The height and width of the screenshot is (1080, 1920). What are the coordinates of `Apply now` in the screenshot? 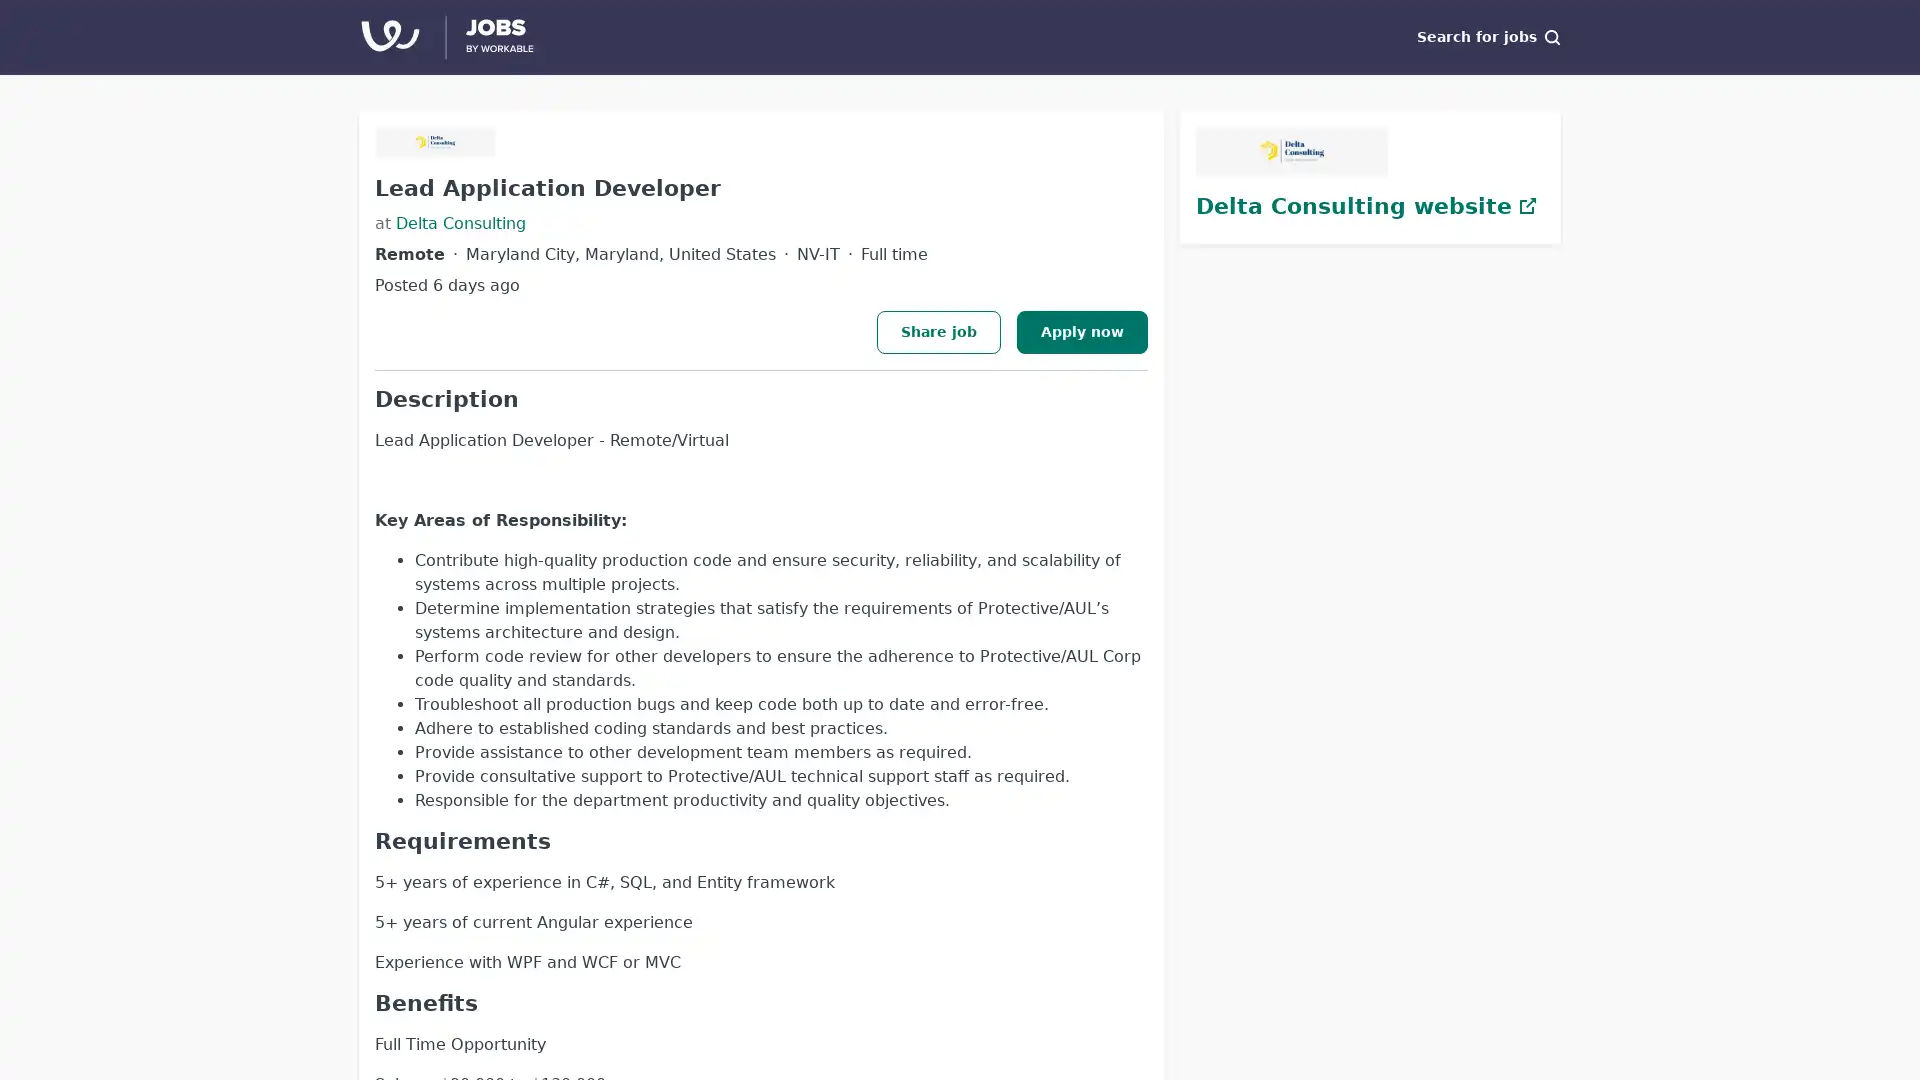 It's located at (1081, 330).